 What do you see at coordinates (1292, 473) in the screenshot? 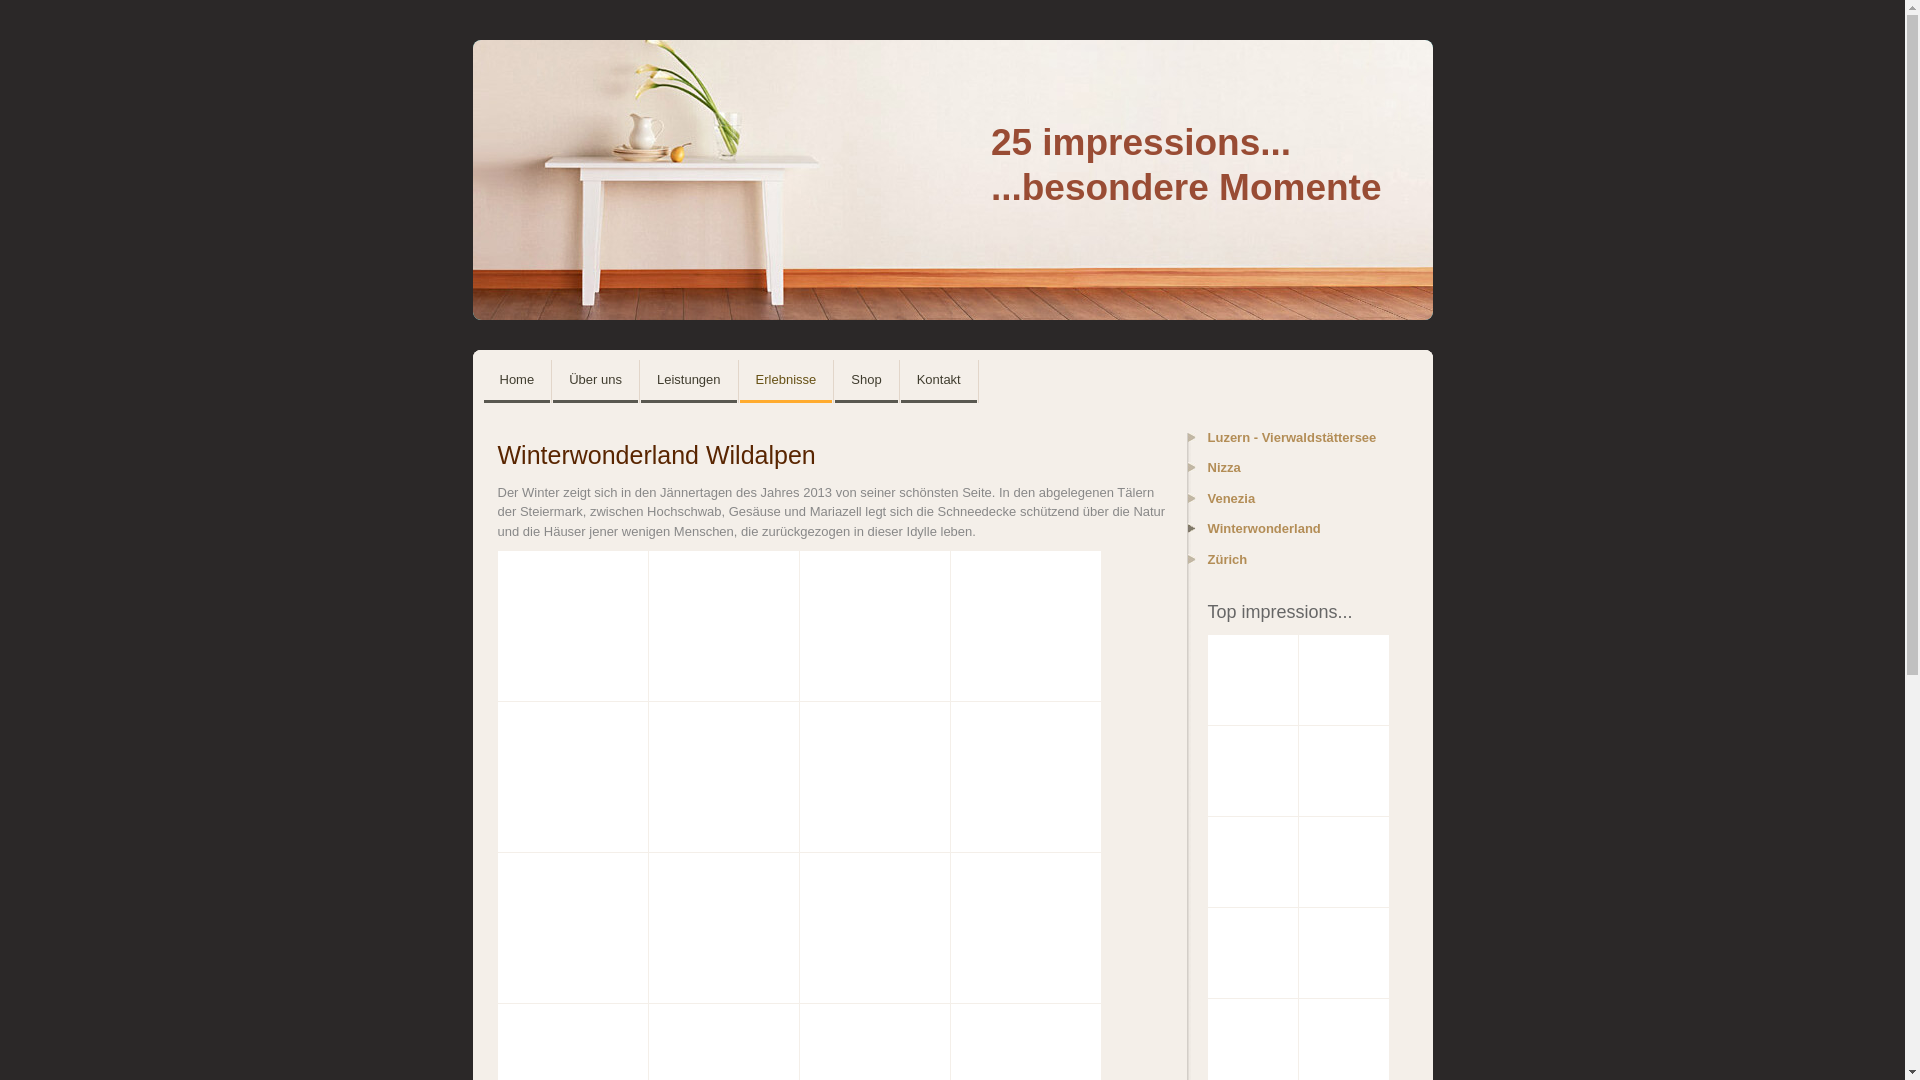
I see `'Nizza'` at bounding box center [1292, 473].